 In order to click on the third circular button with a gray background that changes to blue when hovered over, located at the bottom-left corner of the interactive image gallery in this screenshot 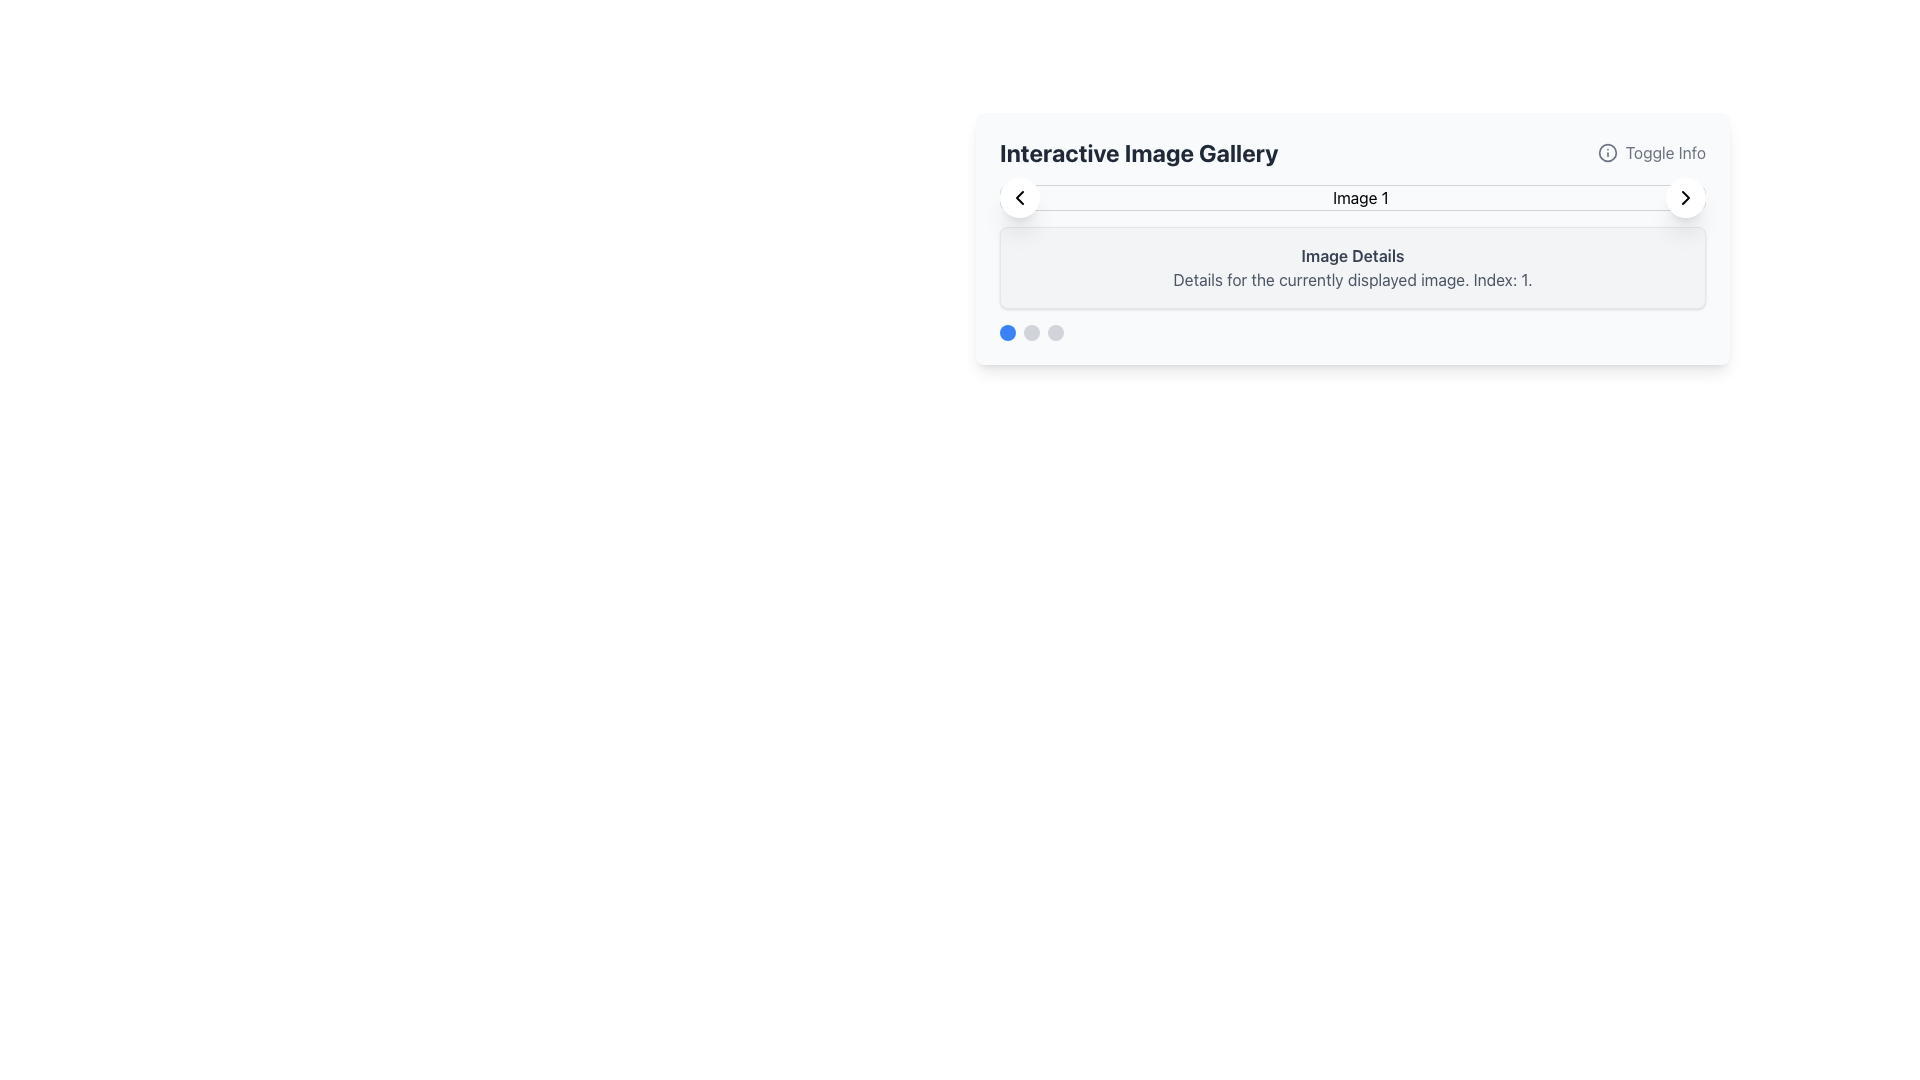, I will do `click(1055, 331)`.